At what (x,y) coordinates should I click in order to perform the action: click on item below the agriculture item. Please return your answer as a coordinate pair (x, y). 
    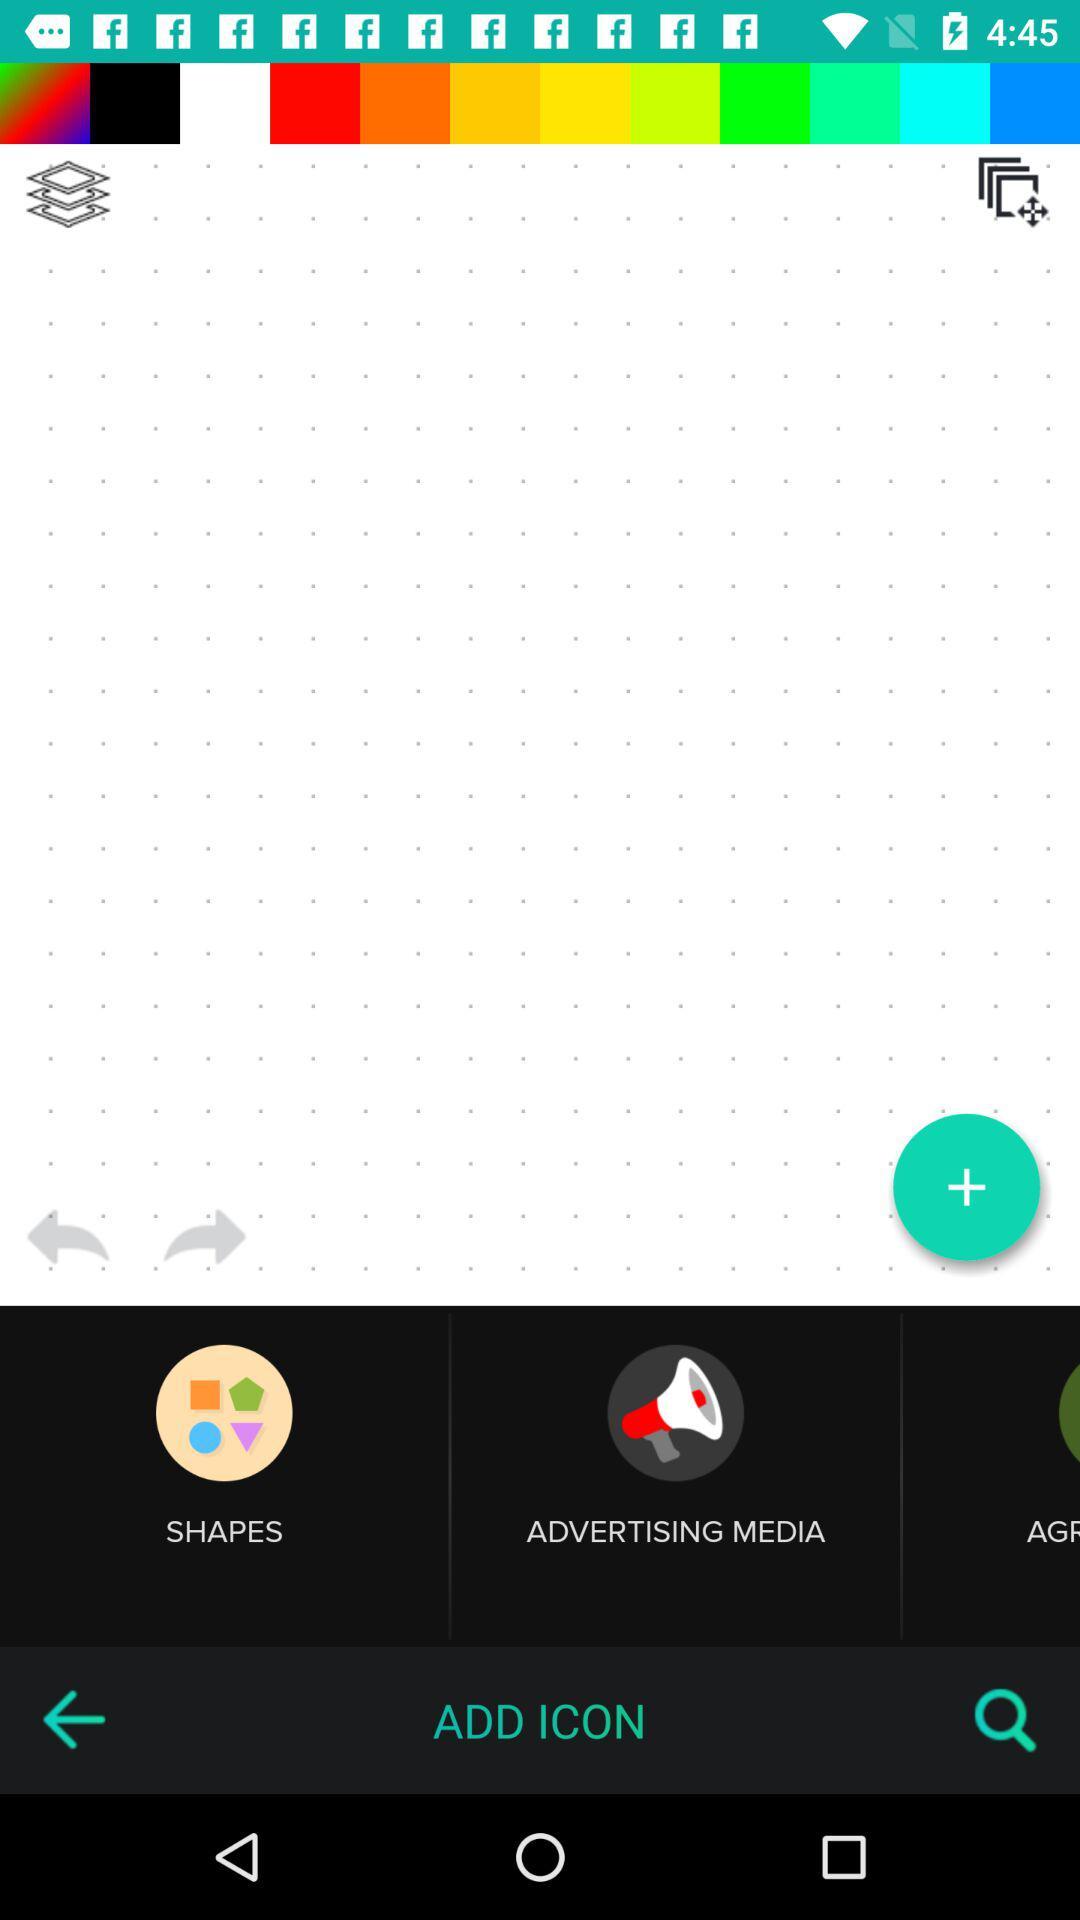
    Looking at the image, I should click on (1006, 1719).